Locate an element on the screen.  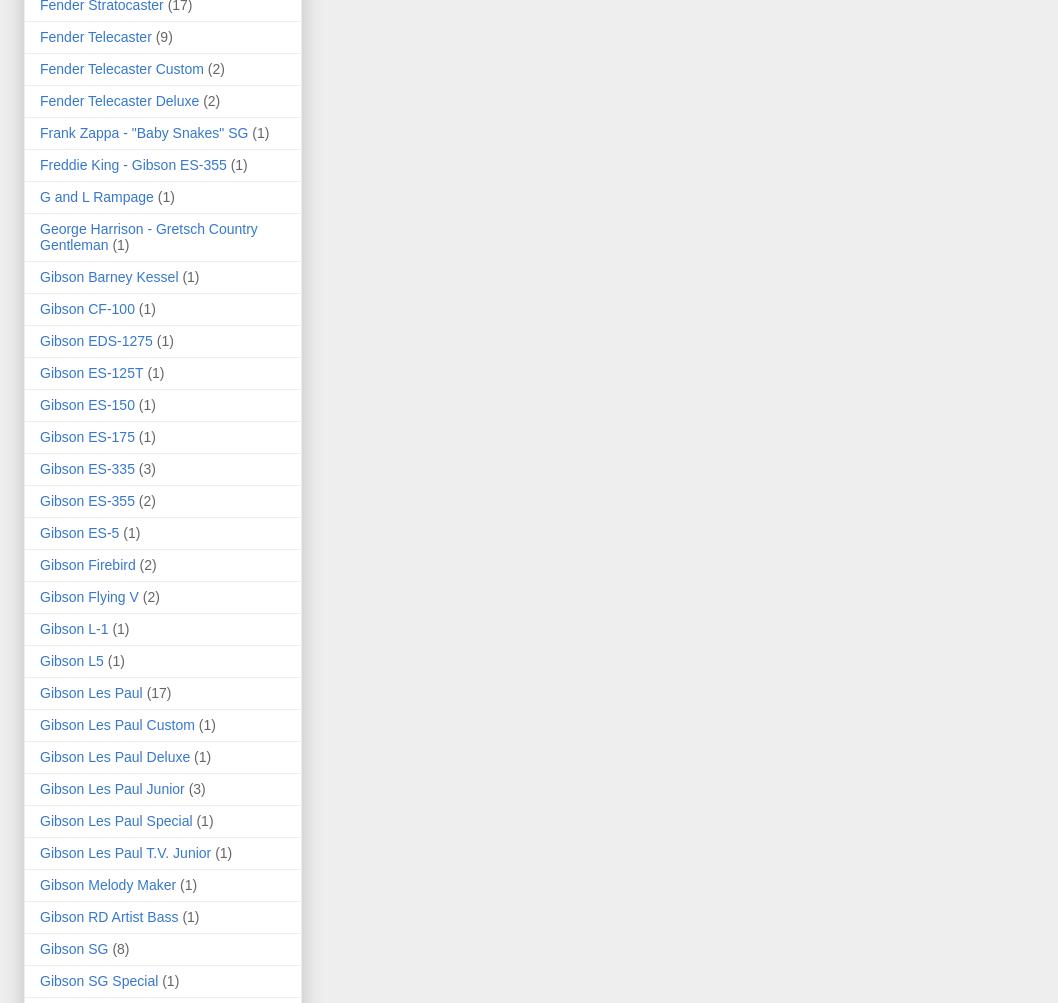
'Gibson ES-150' is located at coordinates (86, 404).